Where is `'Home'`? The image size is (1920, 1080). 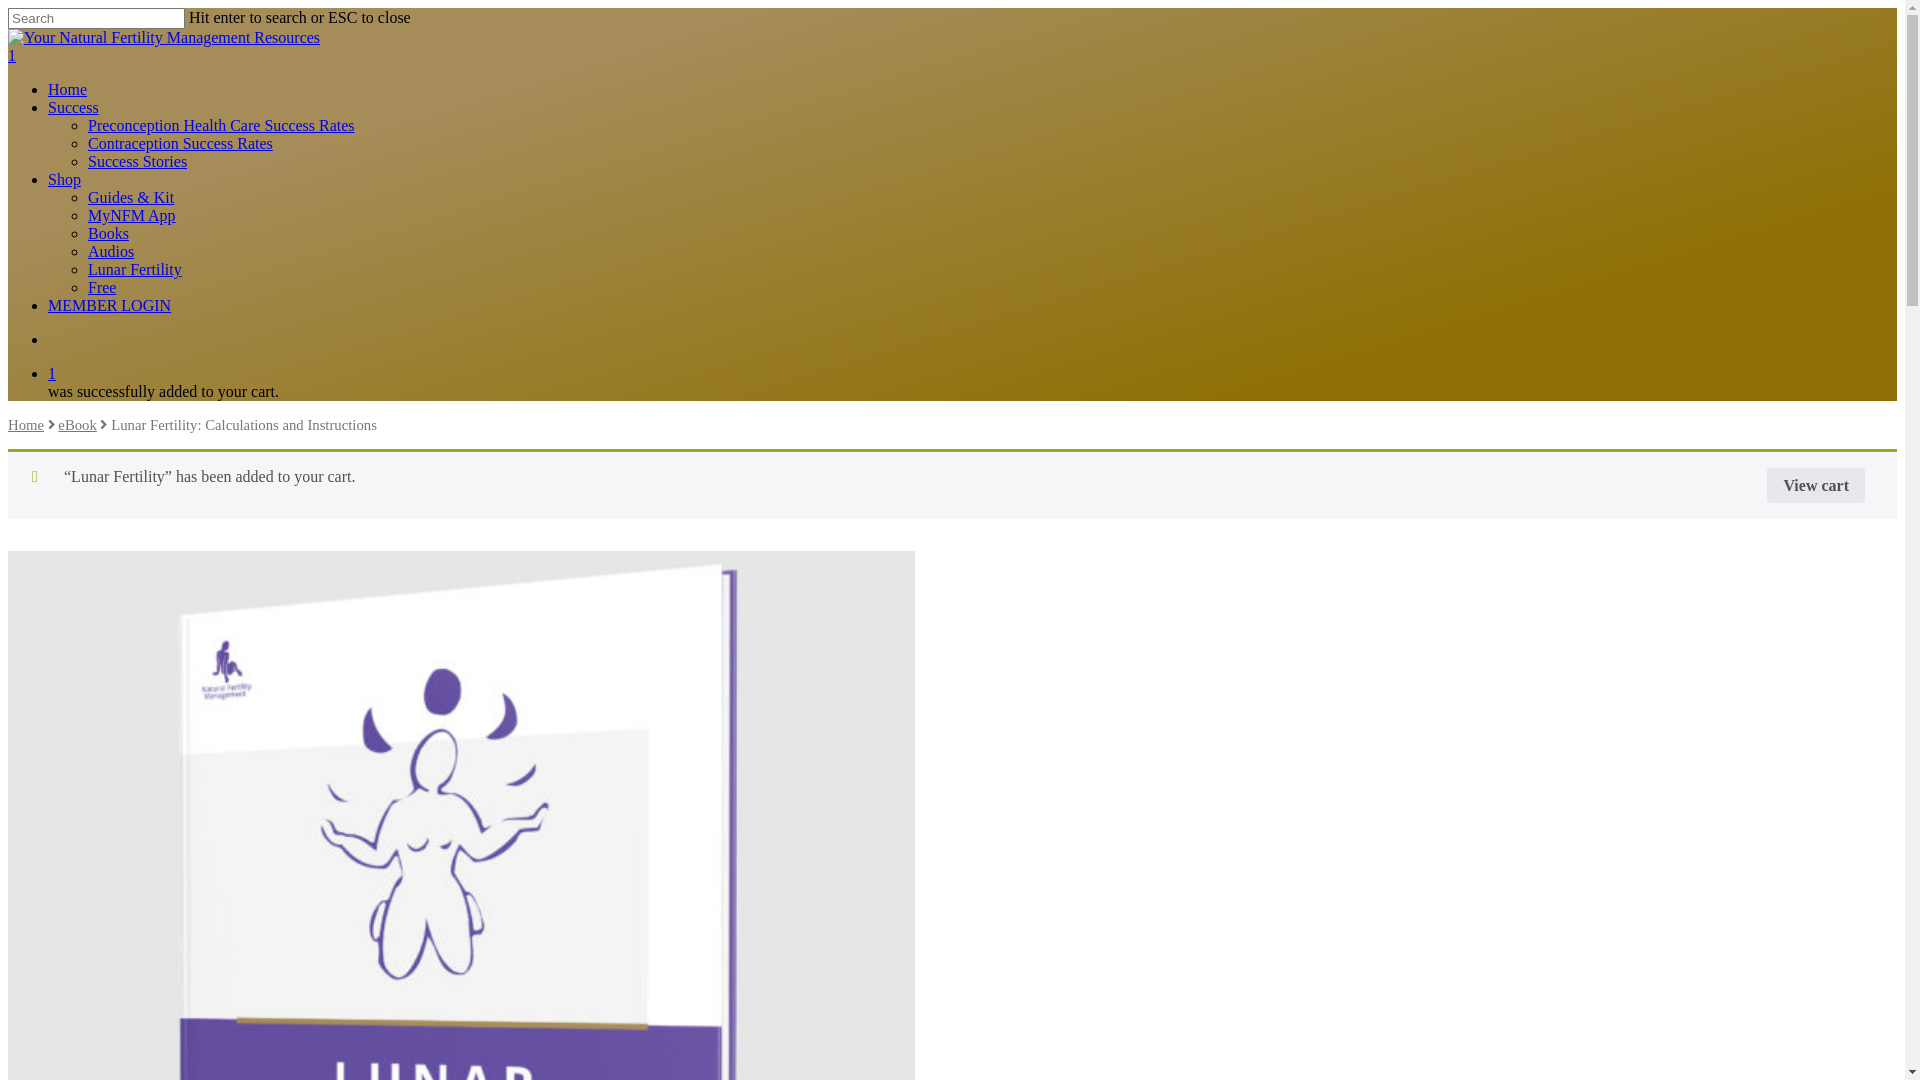
'Home' is located at coordinates (8, 423).